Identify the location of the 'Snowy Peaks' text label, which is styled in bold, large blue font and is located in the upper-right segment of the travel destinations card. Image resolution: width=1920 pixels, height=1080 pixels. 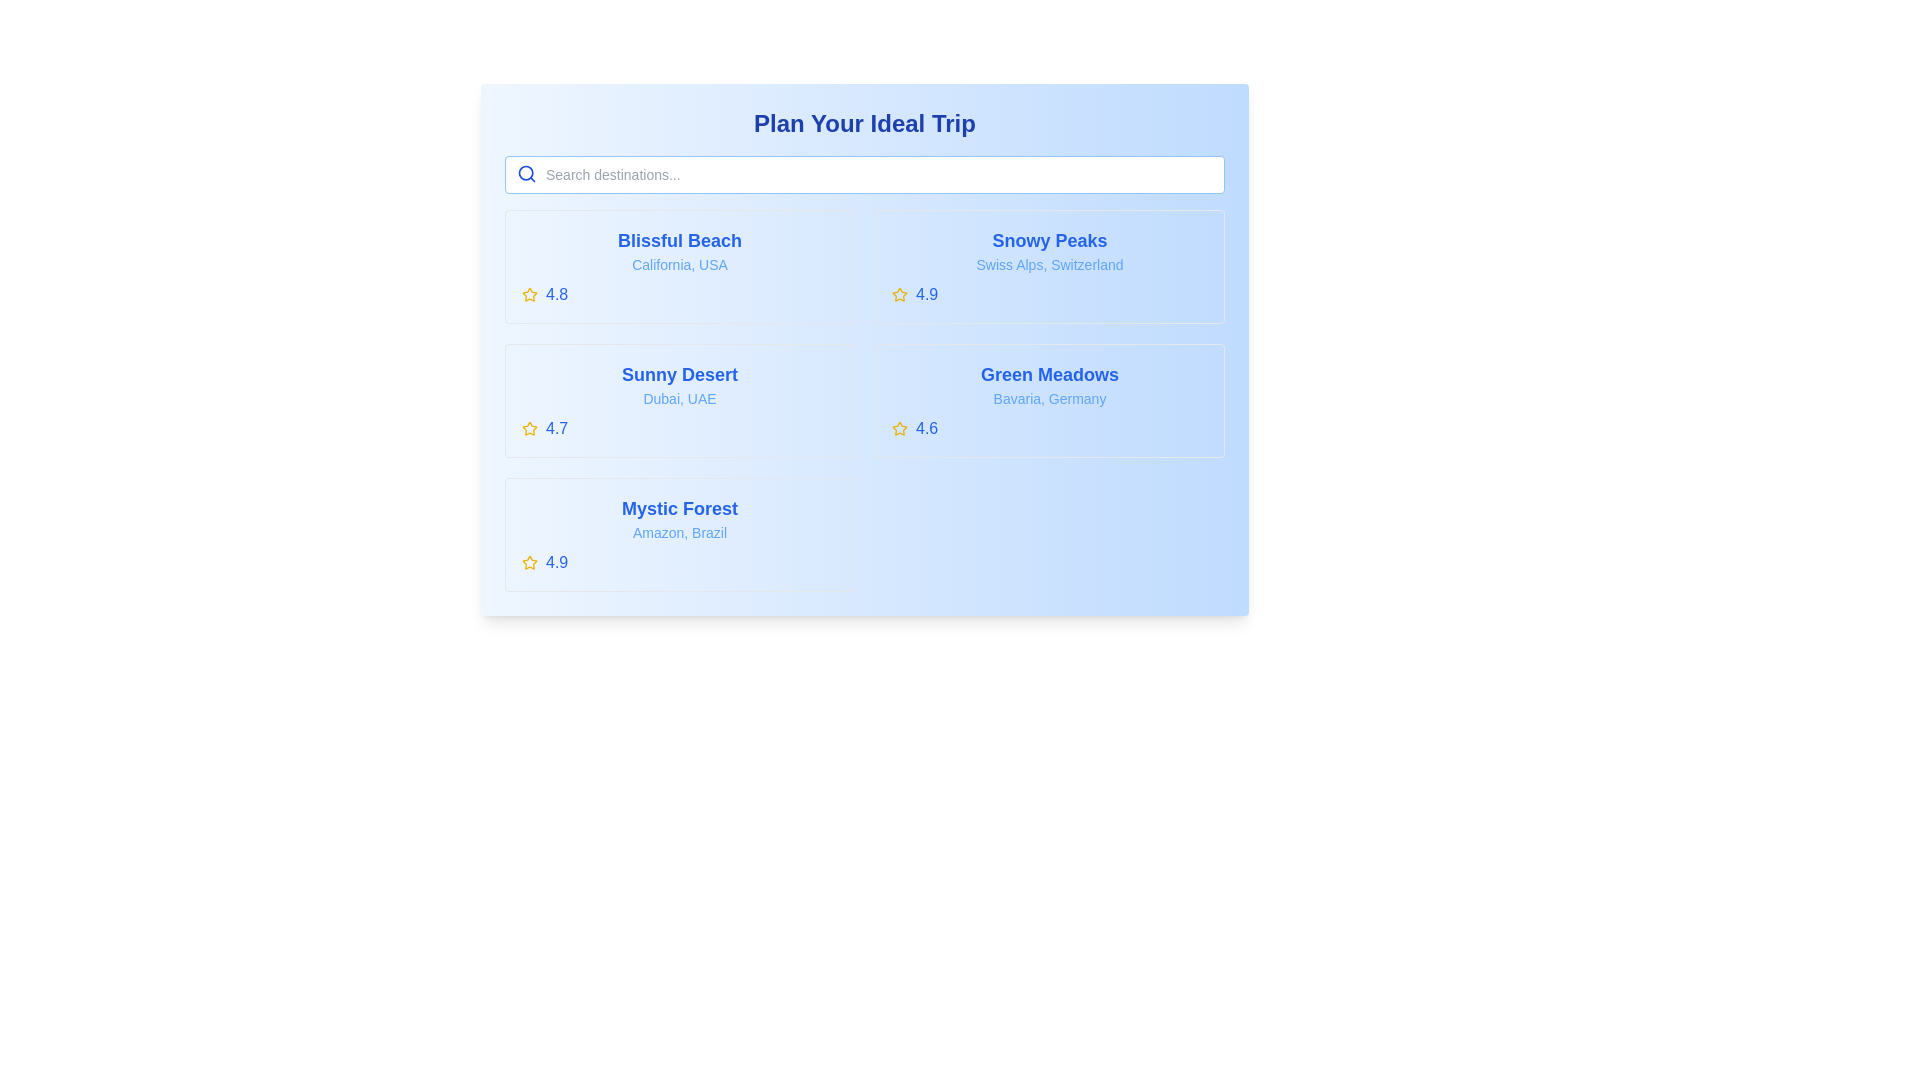
(1049, 239).